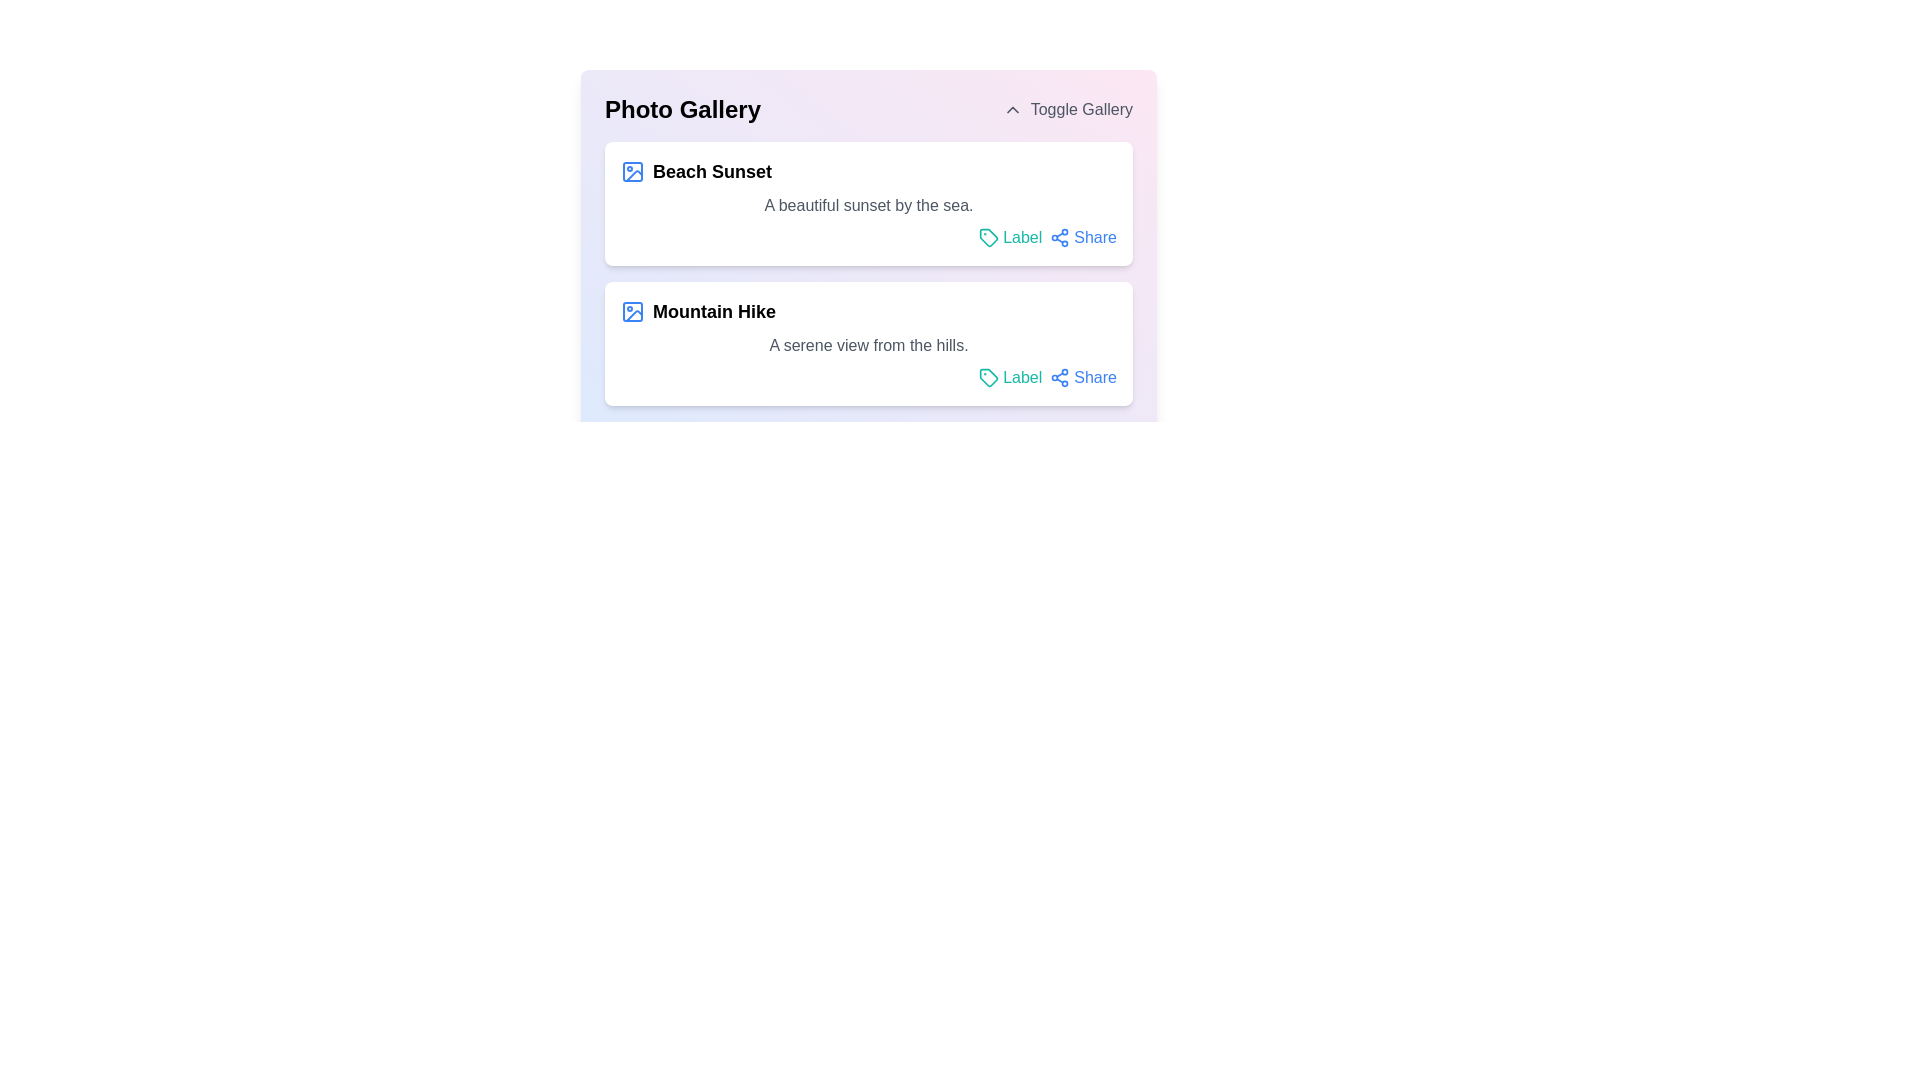 The height and width of the screenshot is (1080, 1920). What do you see at coordinates (989, 378) in the screenshot?
I see `the teal-colored tag-shaped SVG icon located to the left of the 'Label' text in the second row of the photo gallery interface` at bounding box center [989, 378].